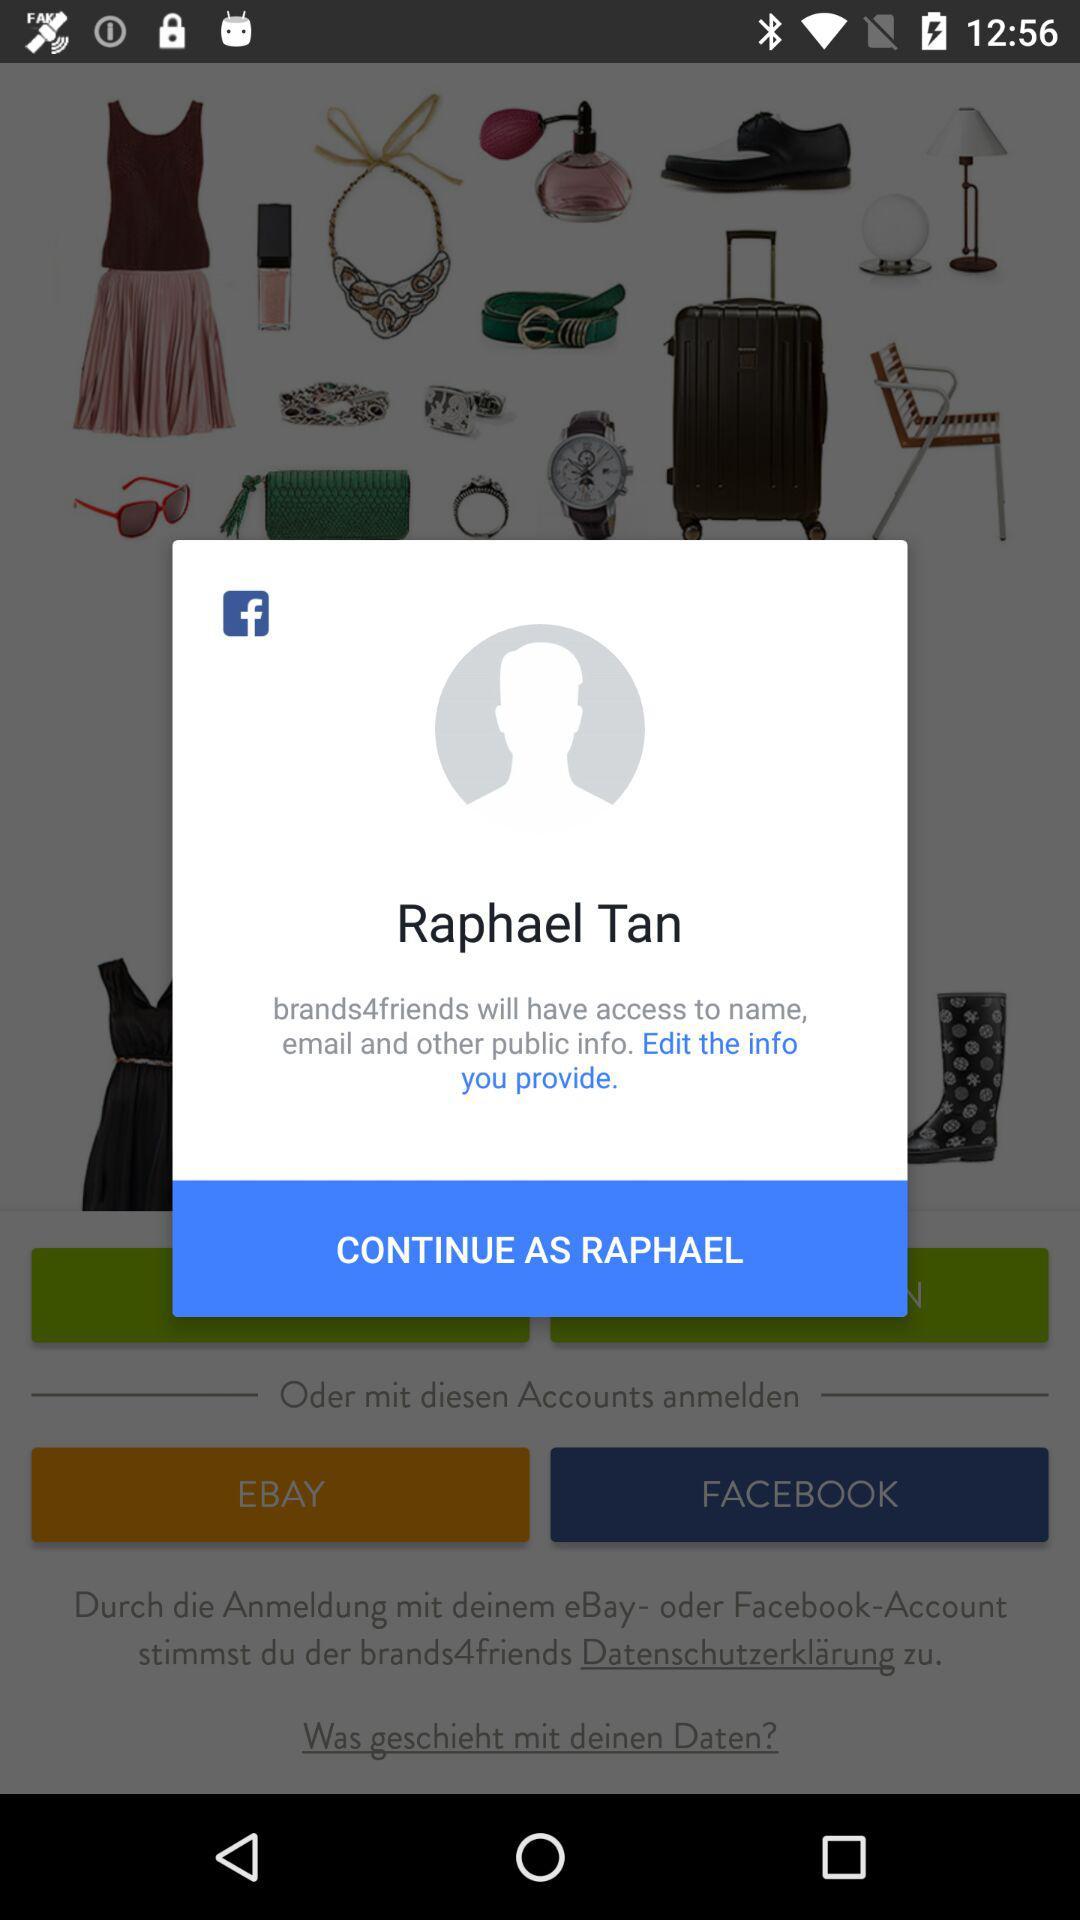 The image size is (1080, 1920). I want to click on the continue as raphael item, so click(540, 1247).